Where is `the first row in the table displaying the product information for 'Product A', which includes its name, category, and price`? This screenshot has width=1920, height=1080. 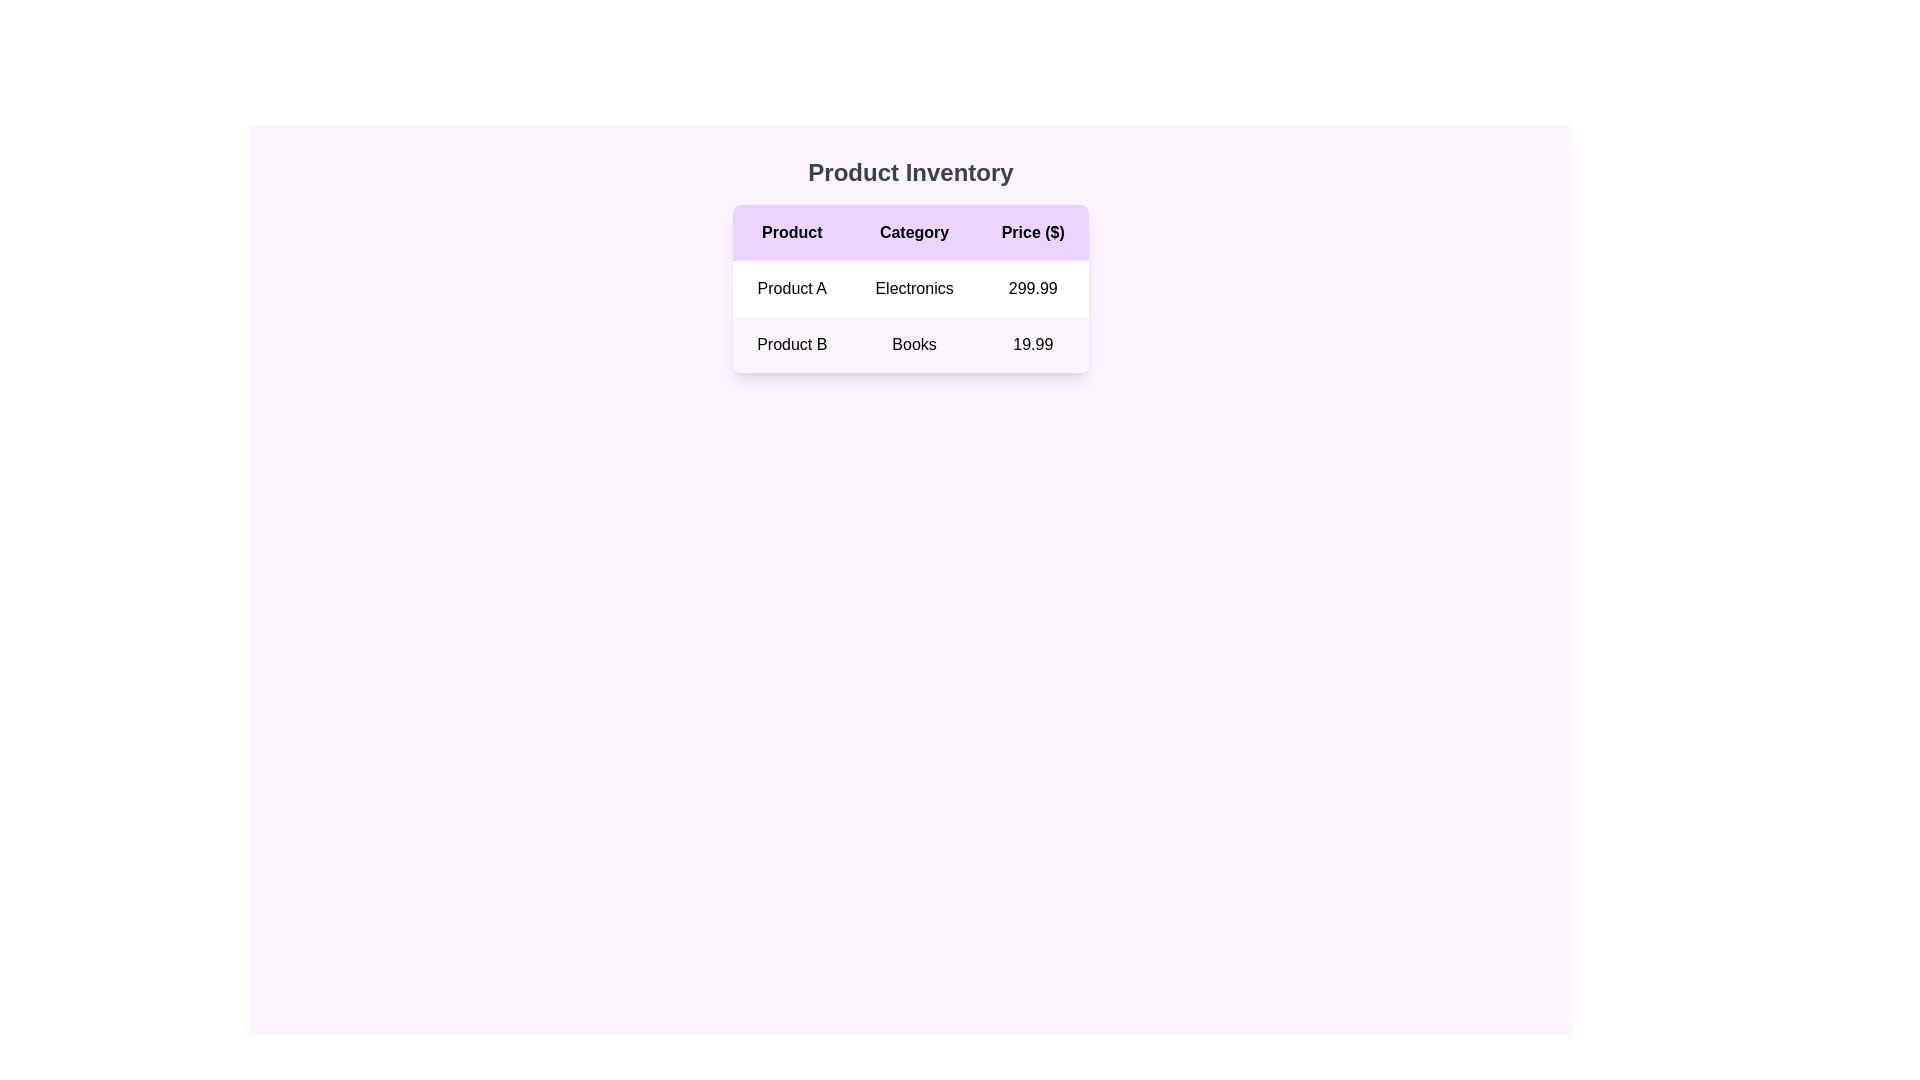 the first row in the table displaying the product information for 'Product A', which includes its name, category, and price is located at coordinates (910, 289).